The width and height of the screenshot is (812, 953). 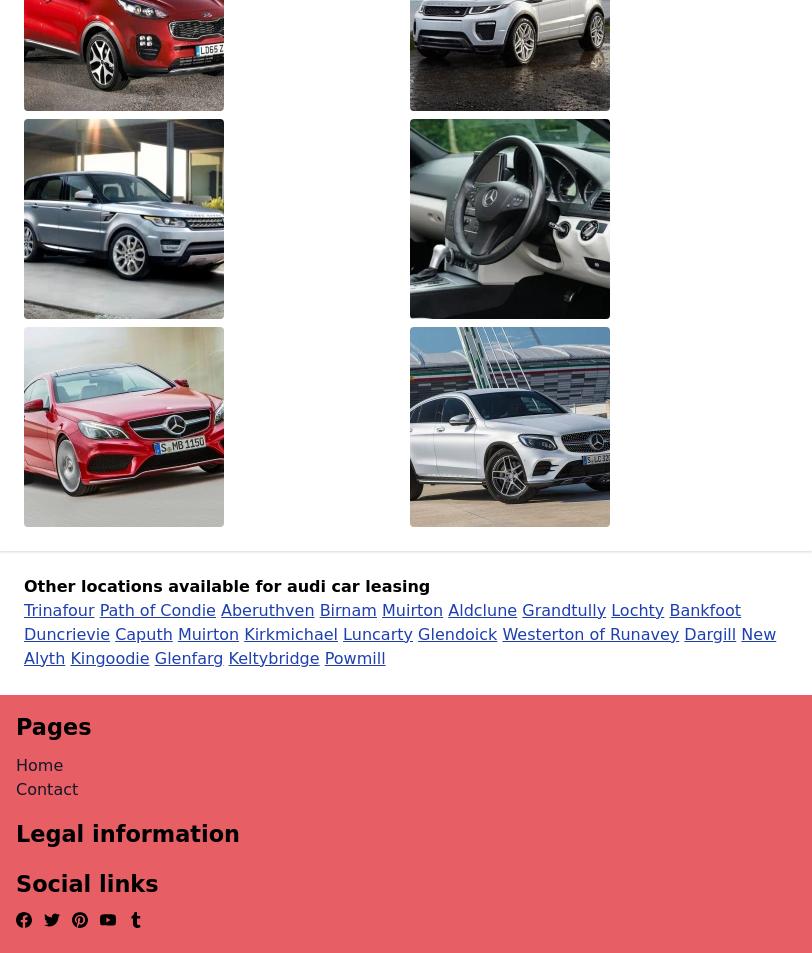 What do you see at coordinates (127, 833) in the screenshot?
I see `'Legal information'` at bounding box center [127, 833].